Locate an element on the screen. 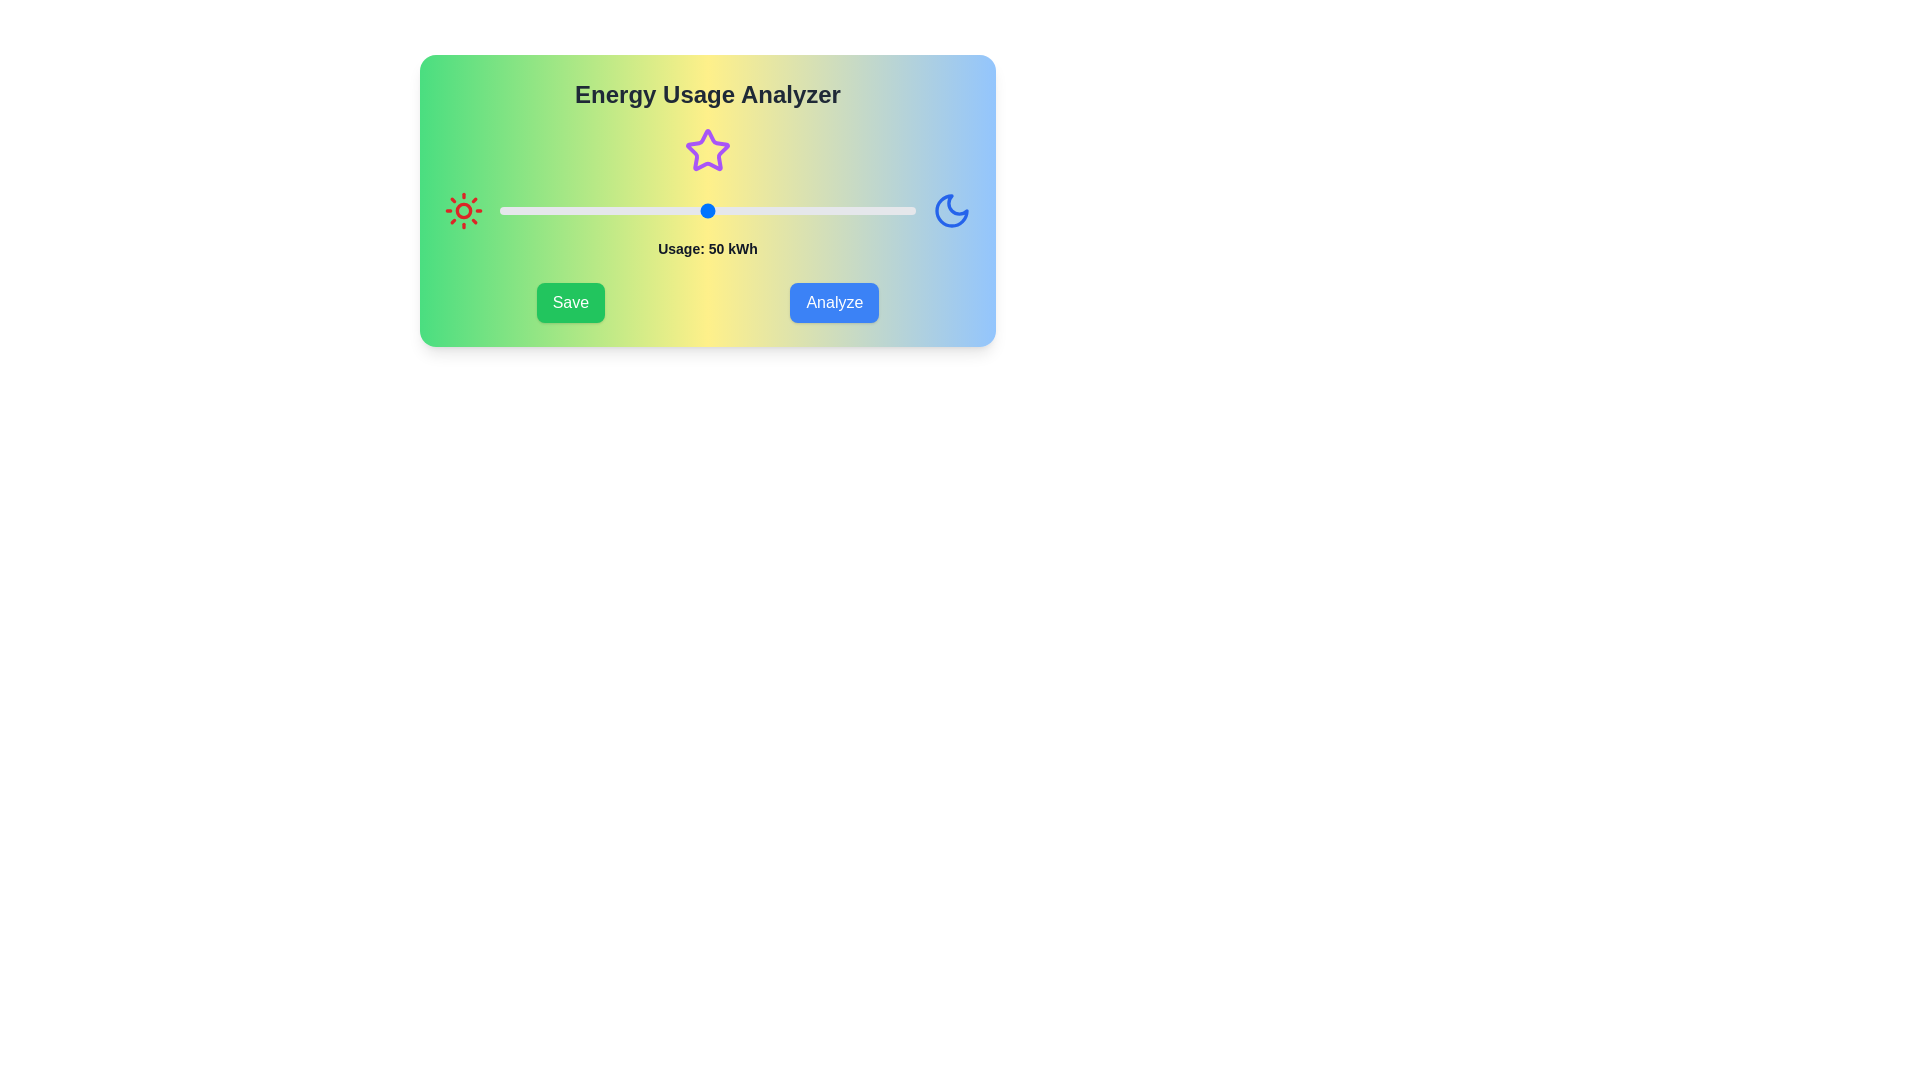 This screenshot has height=1080, width=1920. the energy usage slider to 80 kWh is located at coordinates (832, 211).